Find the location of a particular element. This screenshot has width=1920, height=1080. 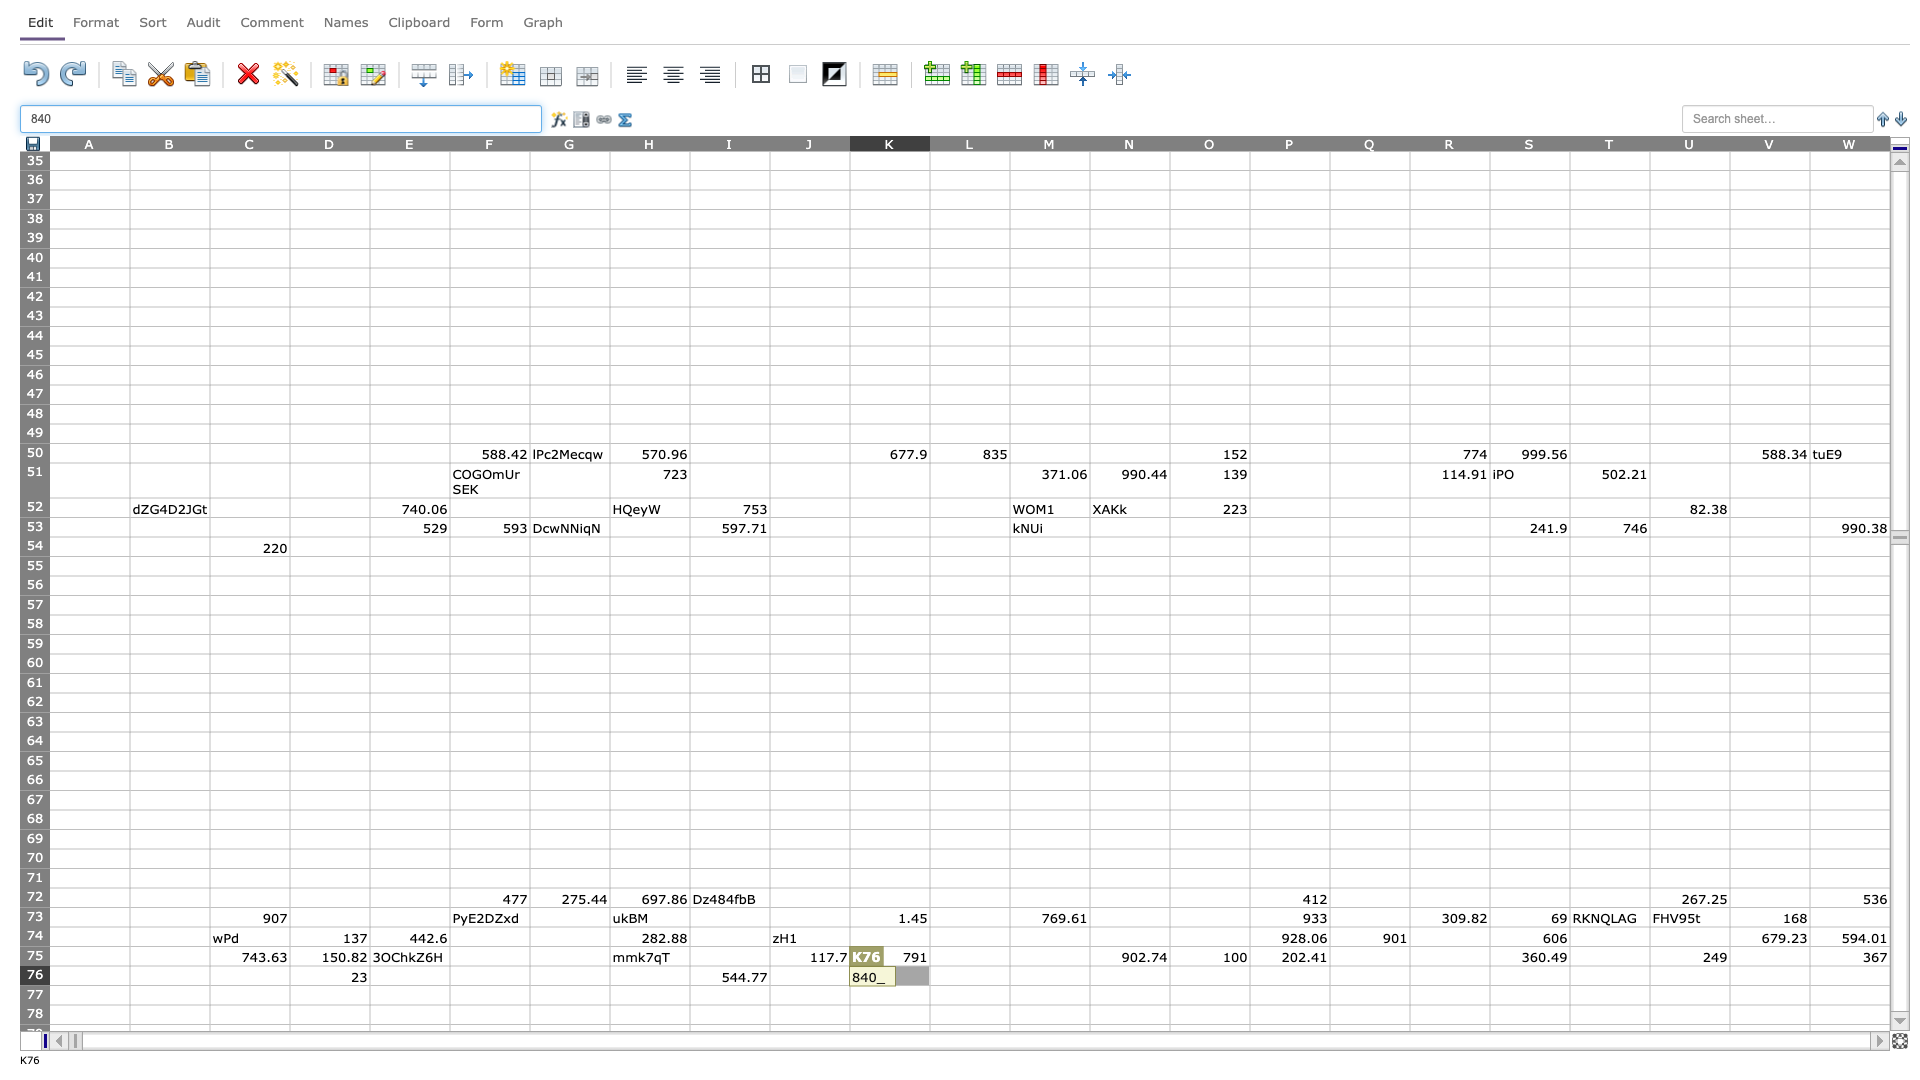

top left corner of M76 is located at coordinates (1009, 964).